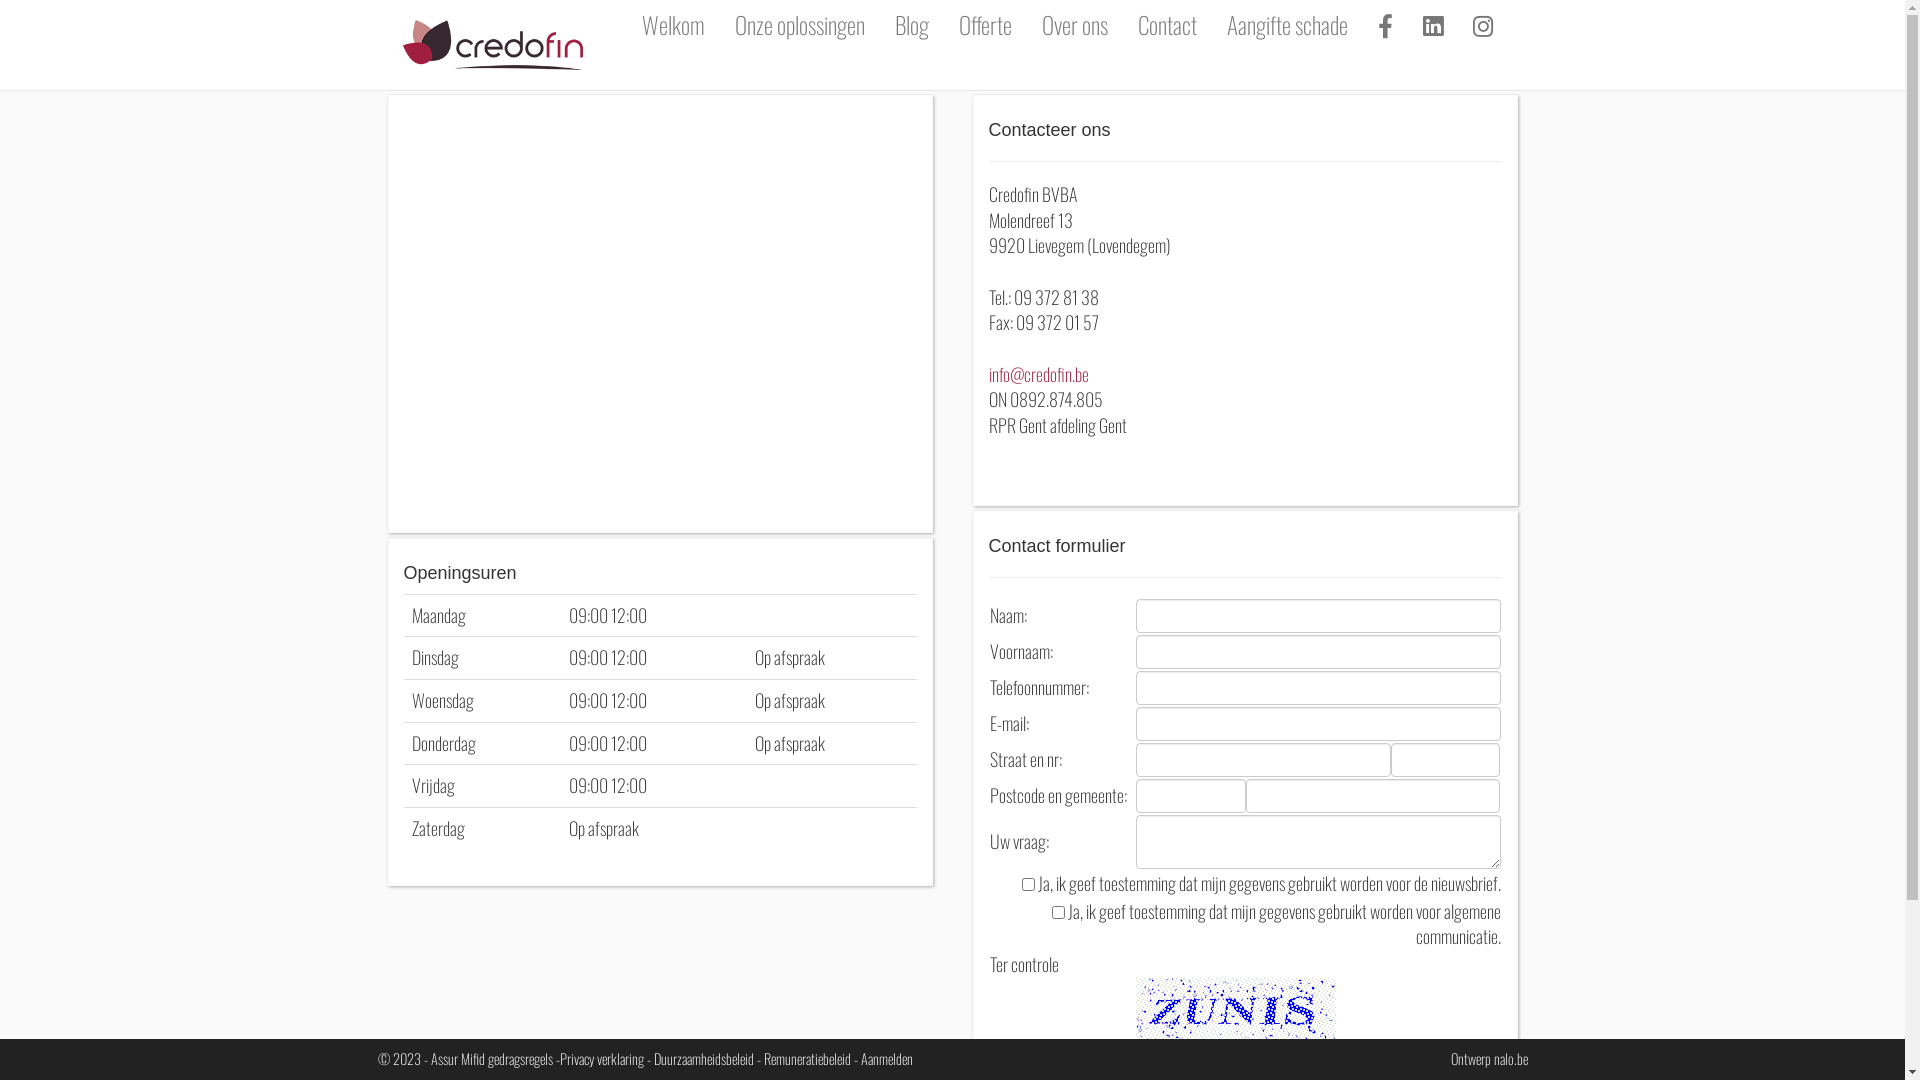 The height and width of the screenshot is (1080, 1920). Describe the element at coordinates (490, 1057) in the screenshot. I see `'Assur Mifid gedragsregels'` at that location.